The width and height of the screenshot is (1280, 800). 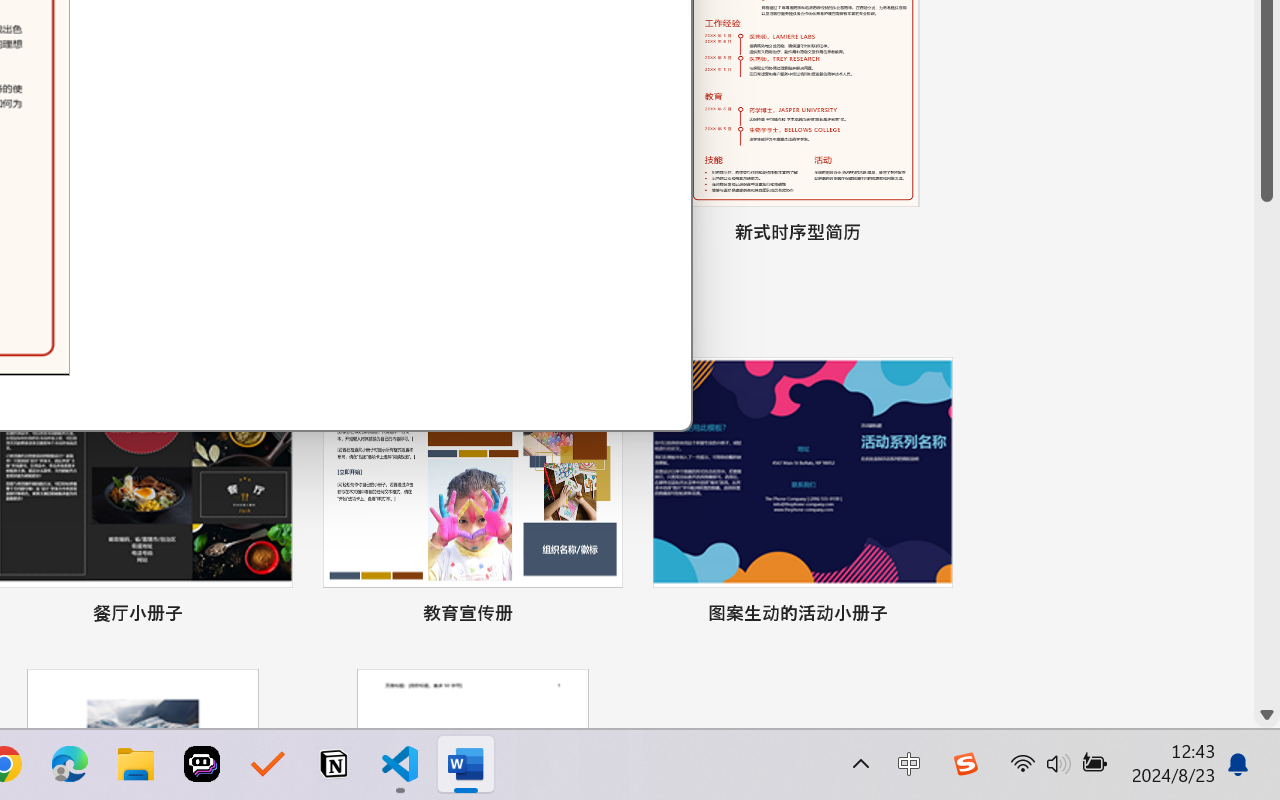 I want to click on 'Pin to list', so click(x=933, y=616).